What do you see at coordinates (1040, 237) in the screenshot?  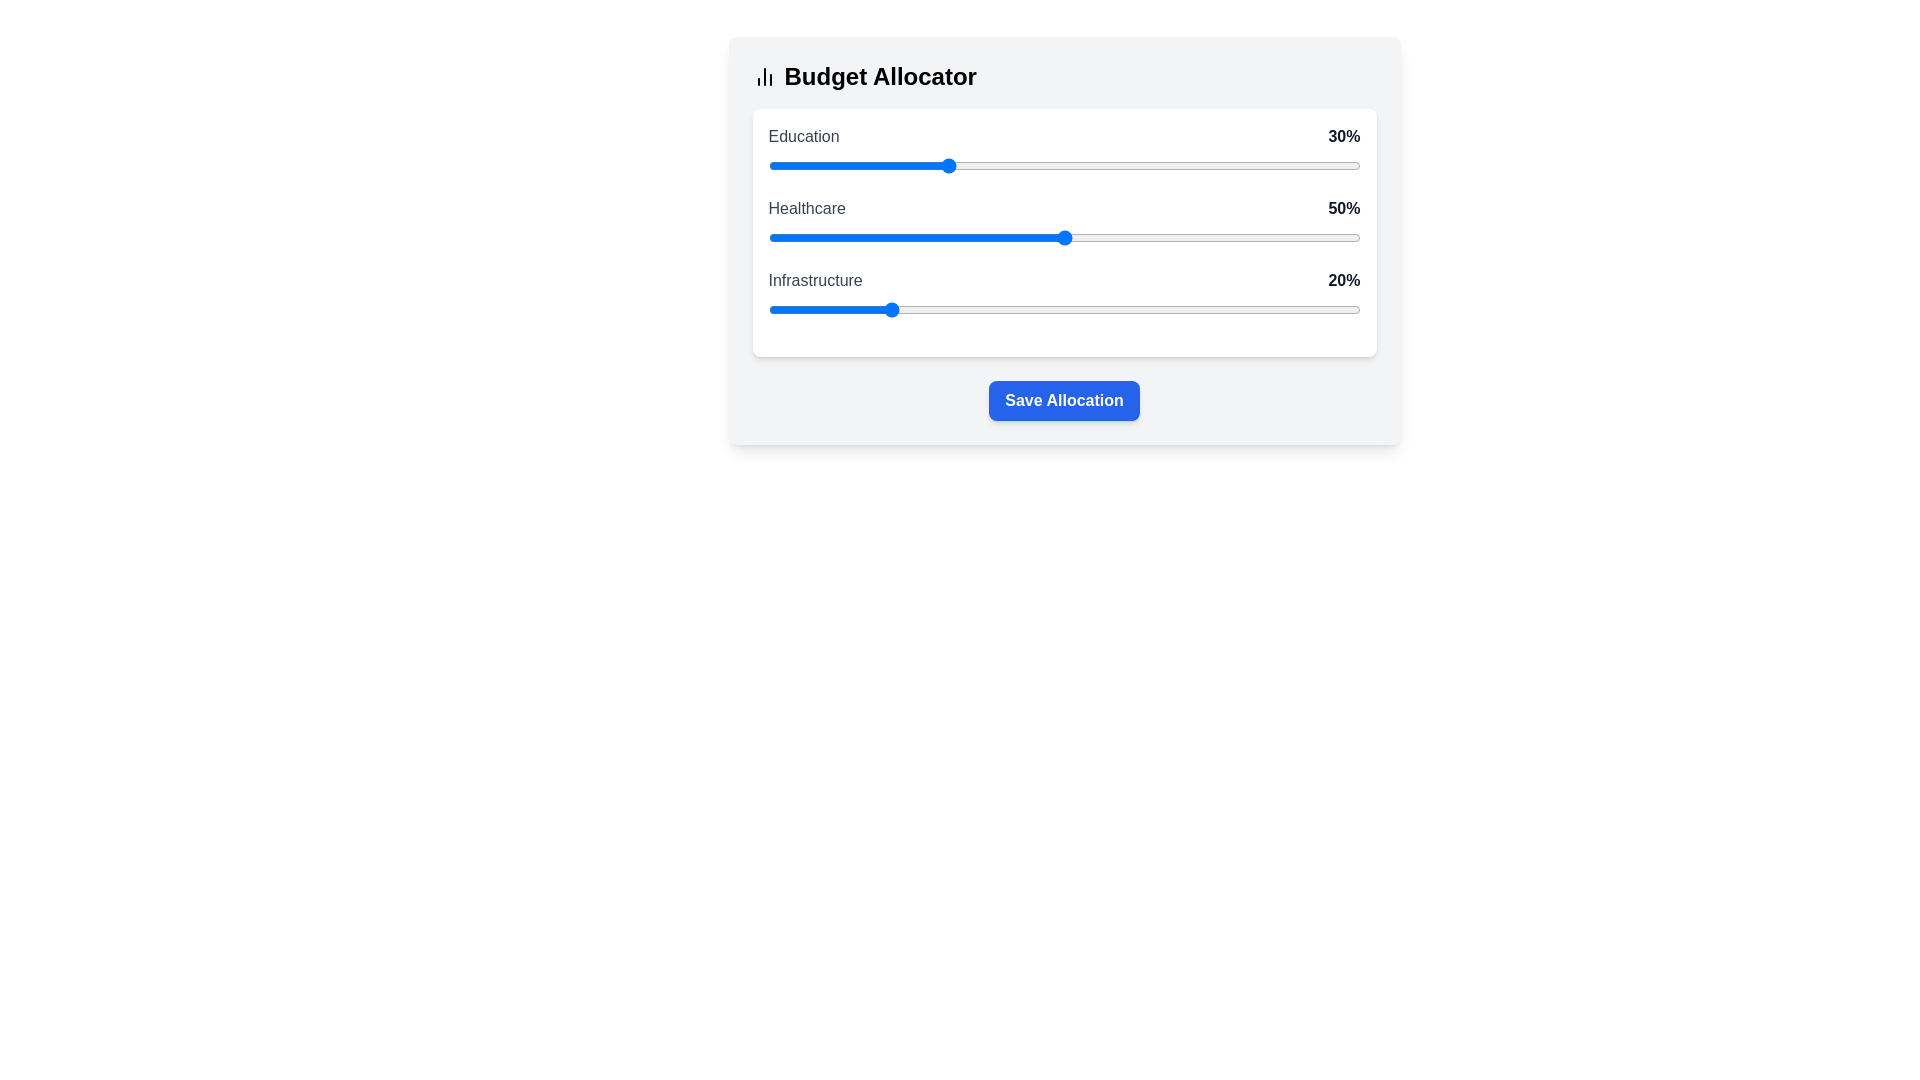 I see `healthcare allocation` at bounding box center [1040, 237].